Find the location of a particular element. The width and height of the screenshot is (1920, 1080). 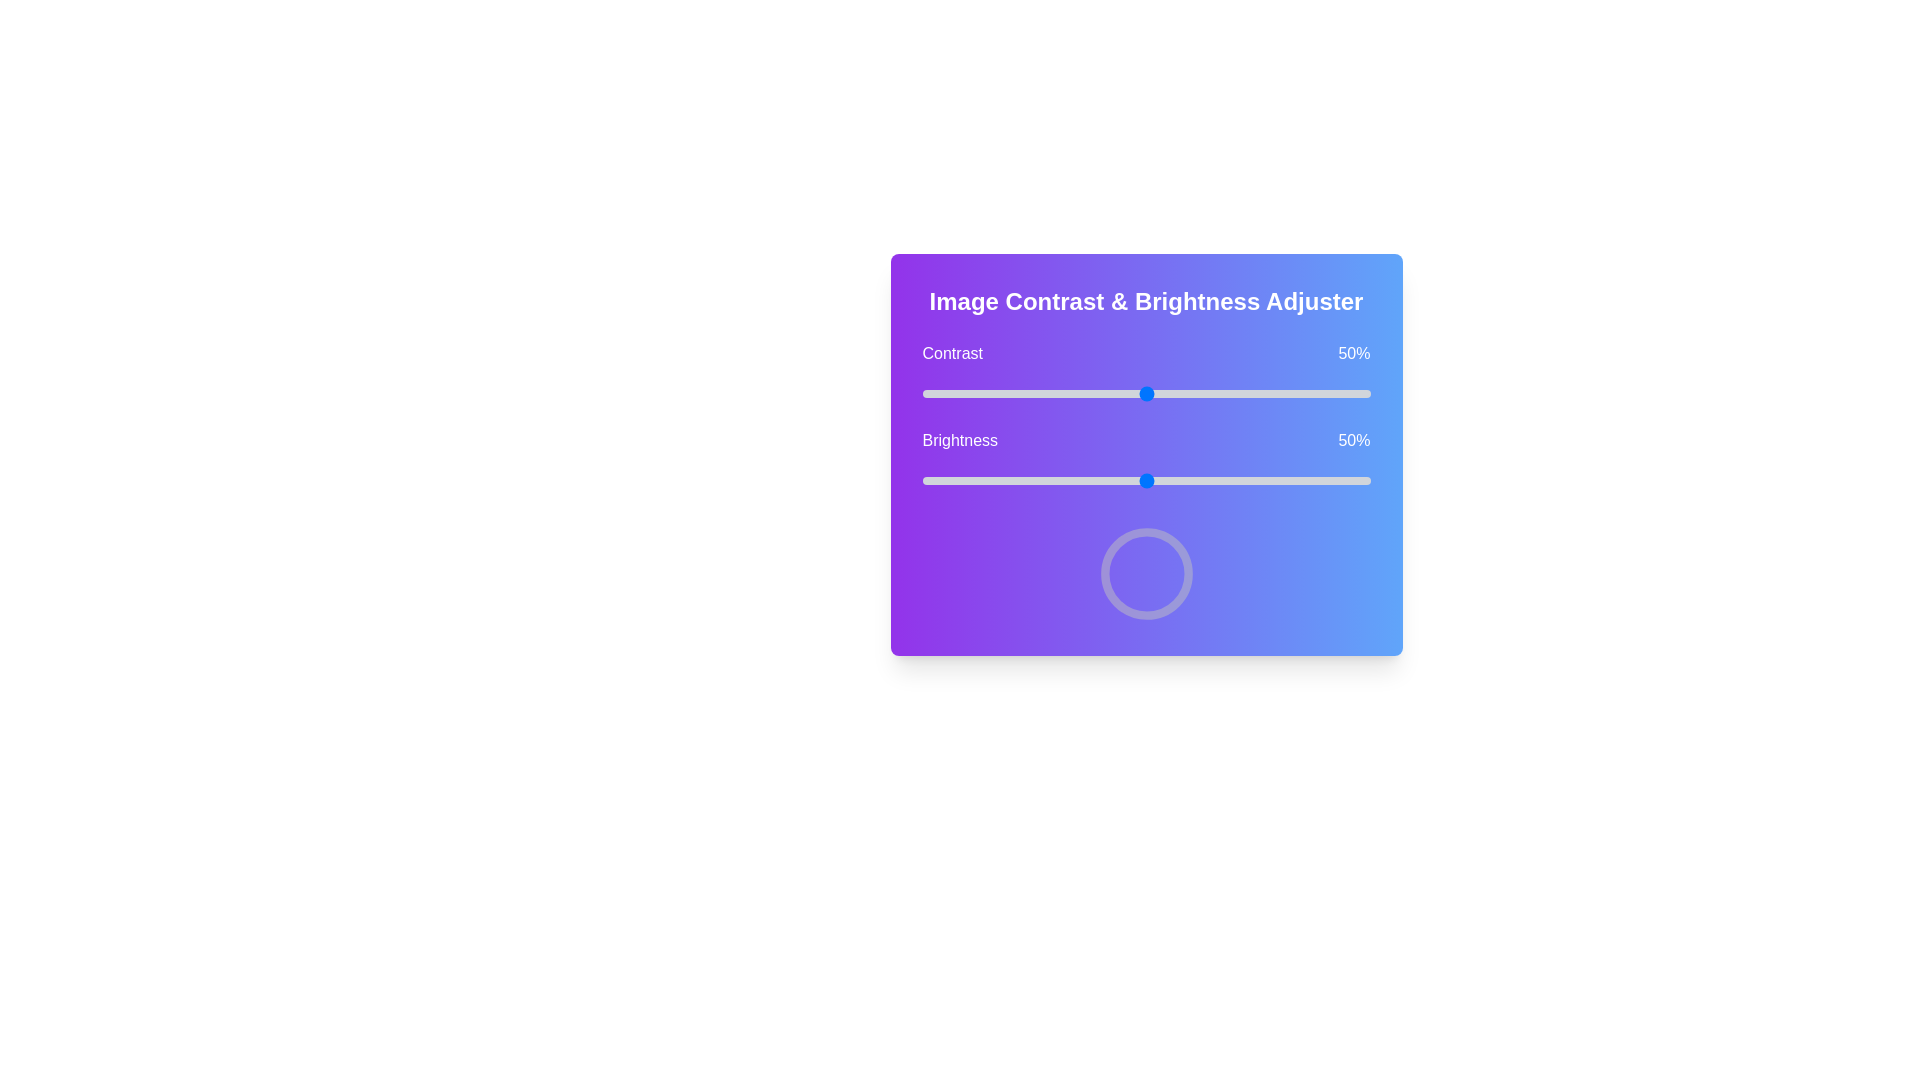

the contrast to 57% using the slider is located at coordinates (1177, 393).